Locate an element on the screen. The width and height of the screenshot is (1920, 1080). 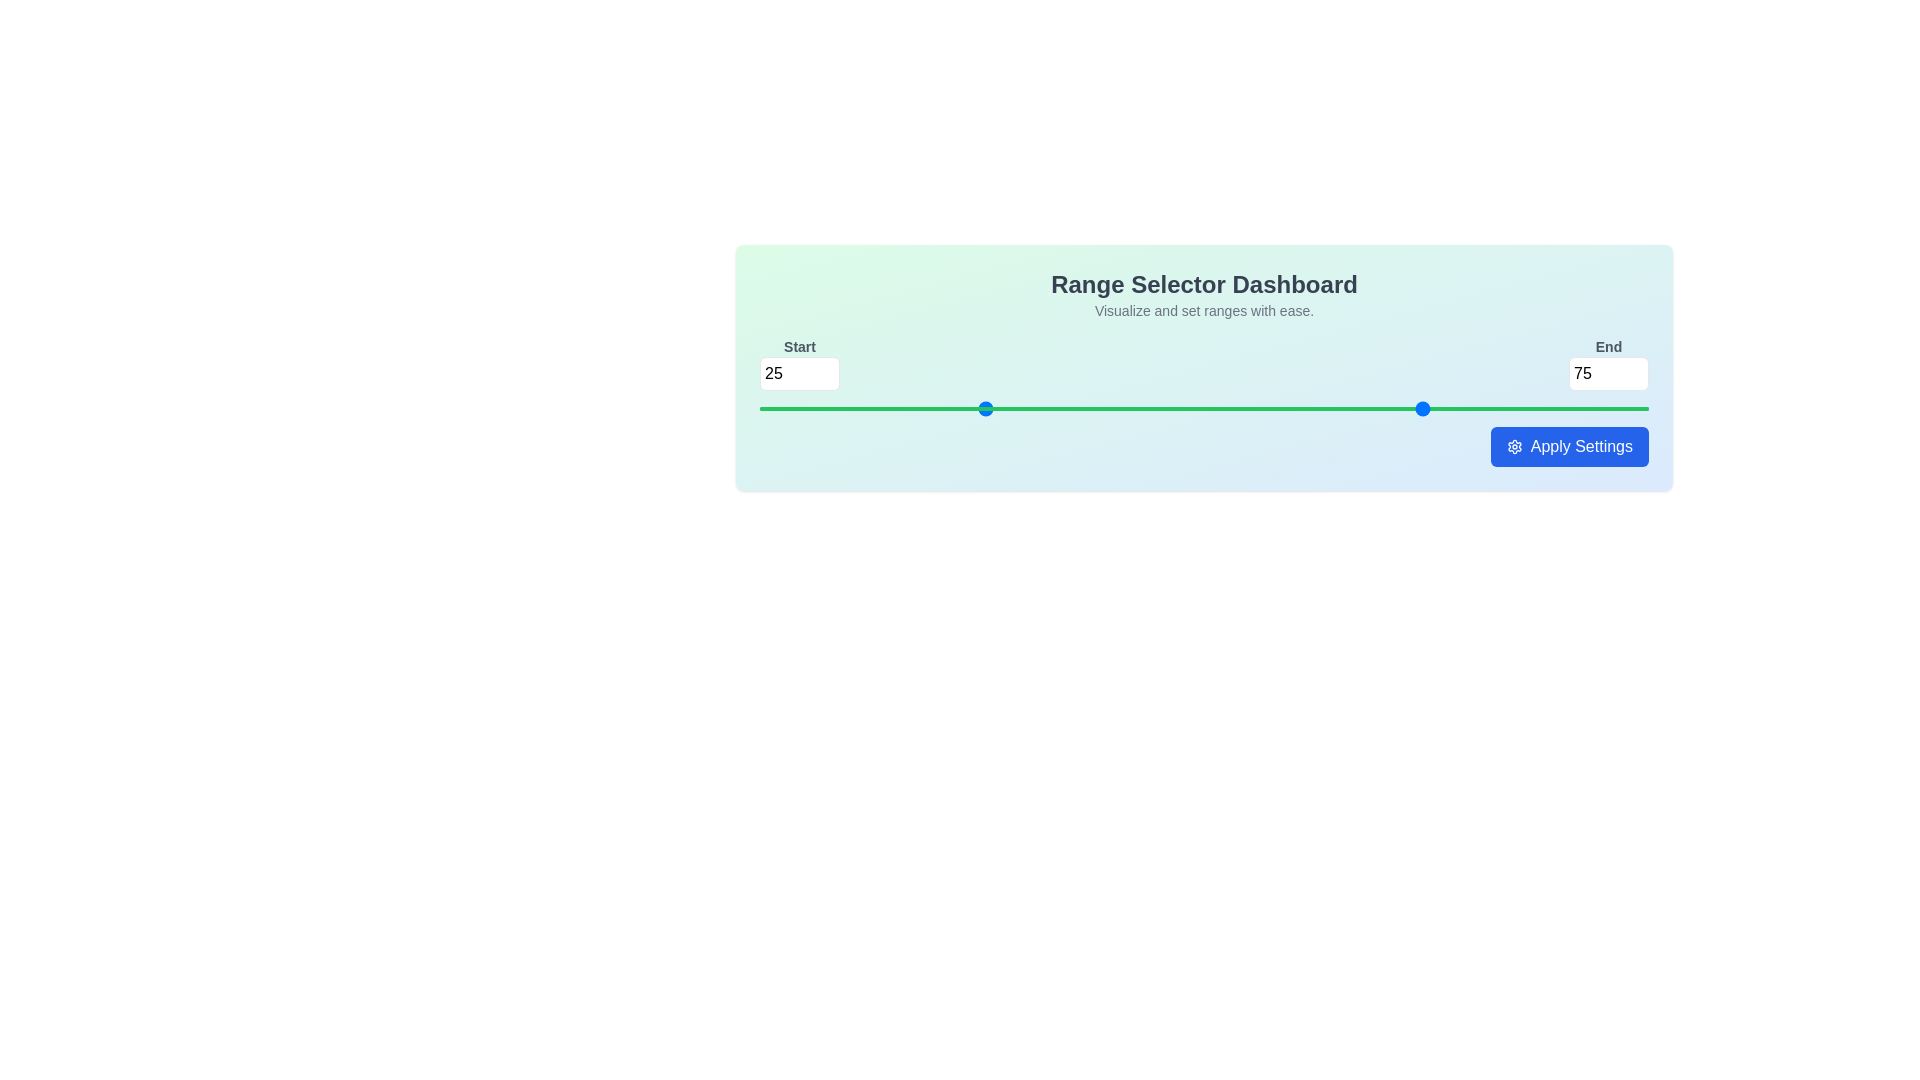
the confirm button located at the bottom-right corner of its section to trigger hover effects is located at coordinates (1568, 446).